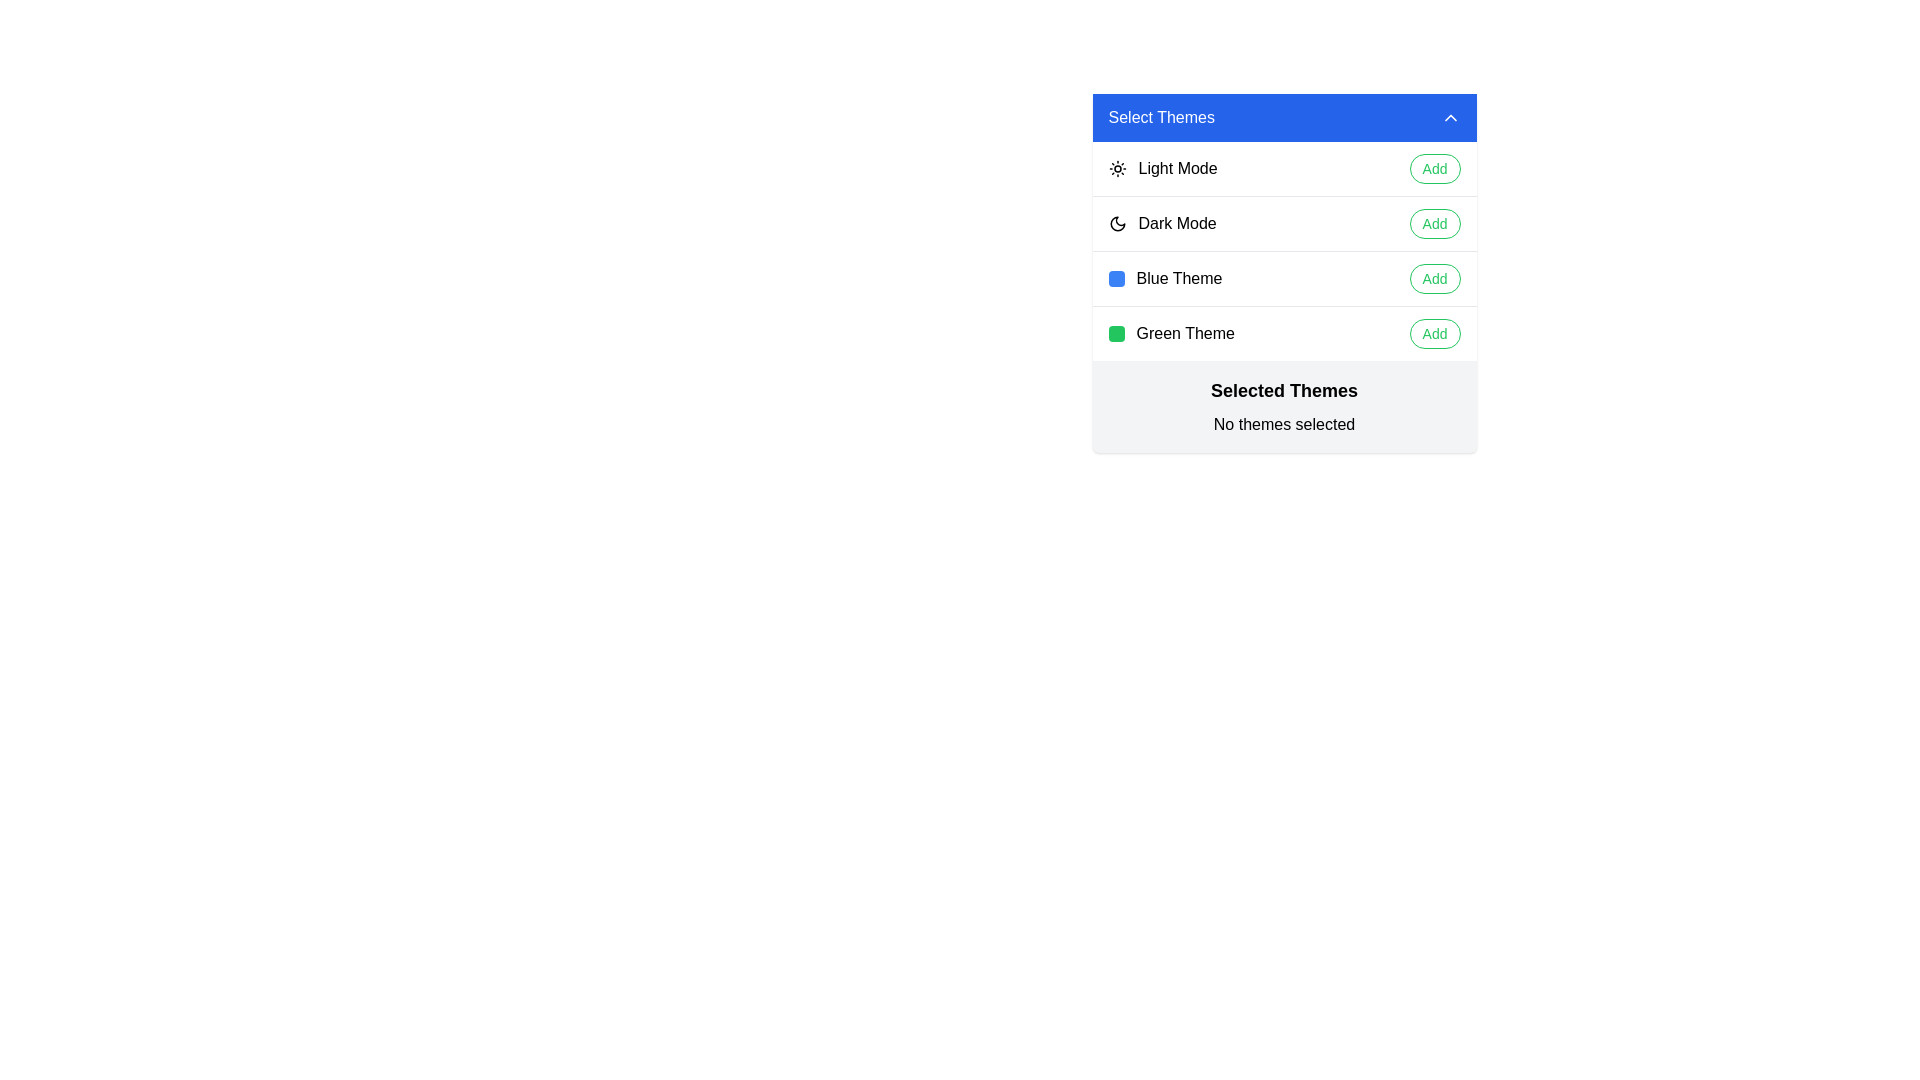 The width and height of the screenshot is (1920, 1080). Describe the element at coordinates (1161, 118) in the screenshot. I see `the 'Select Themes' text label, which is styled in white on a blue background and serves as a header for the dropdown menu` at that location.